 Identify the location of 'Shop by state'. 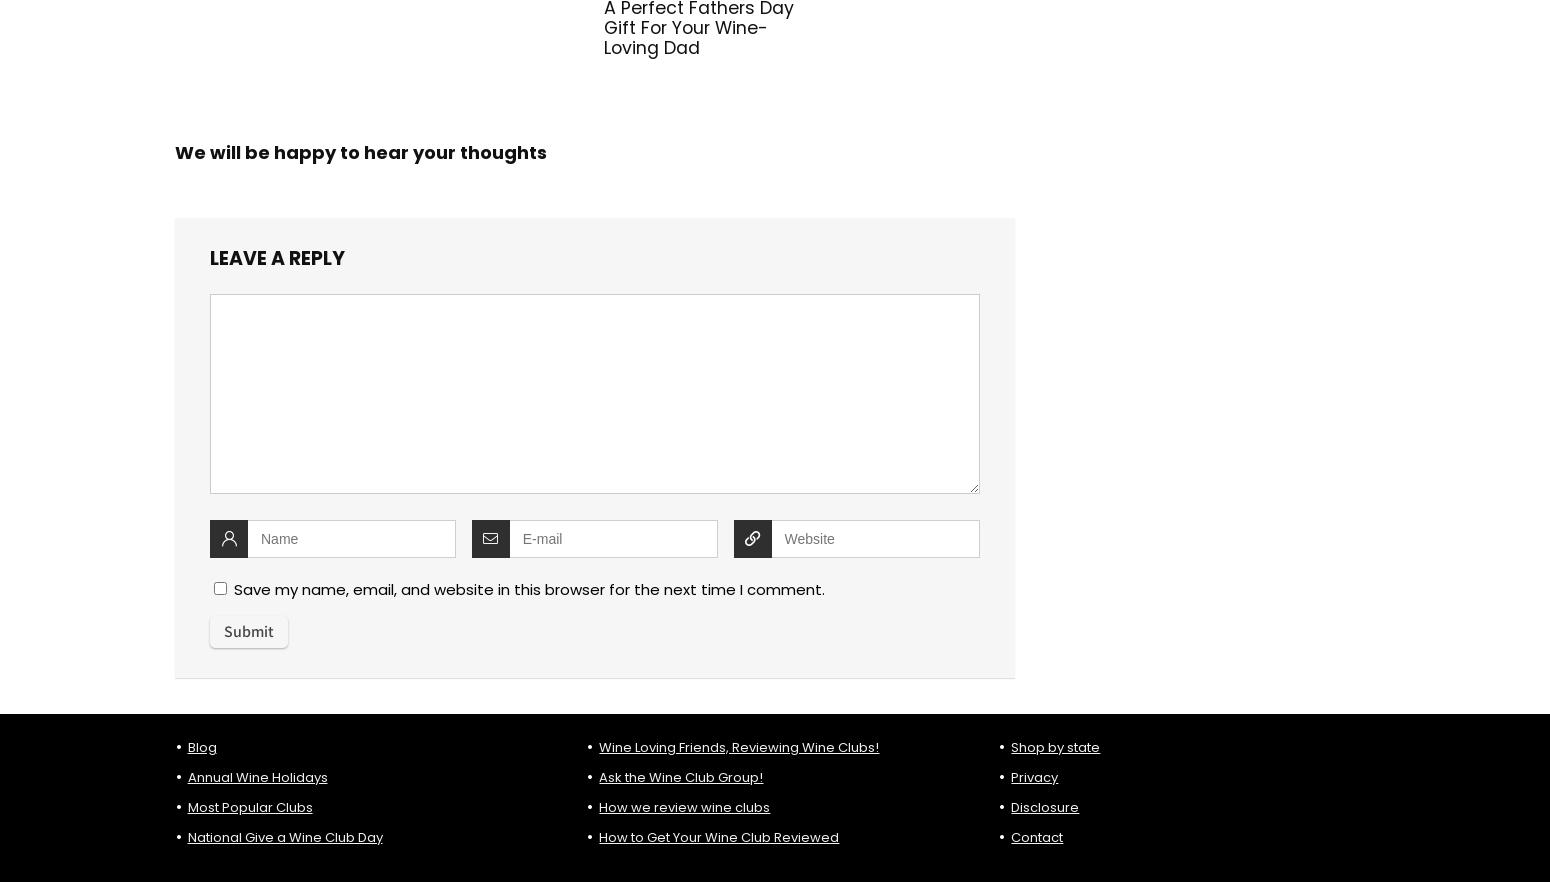
(1055, 745).